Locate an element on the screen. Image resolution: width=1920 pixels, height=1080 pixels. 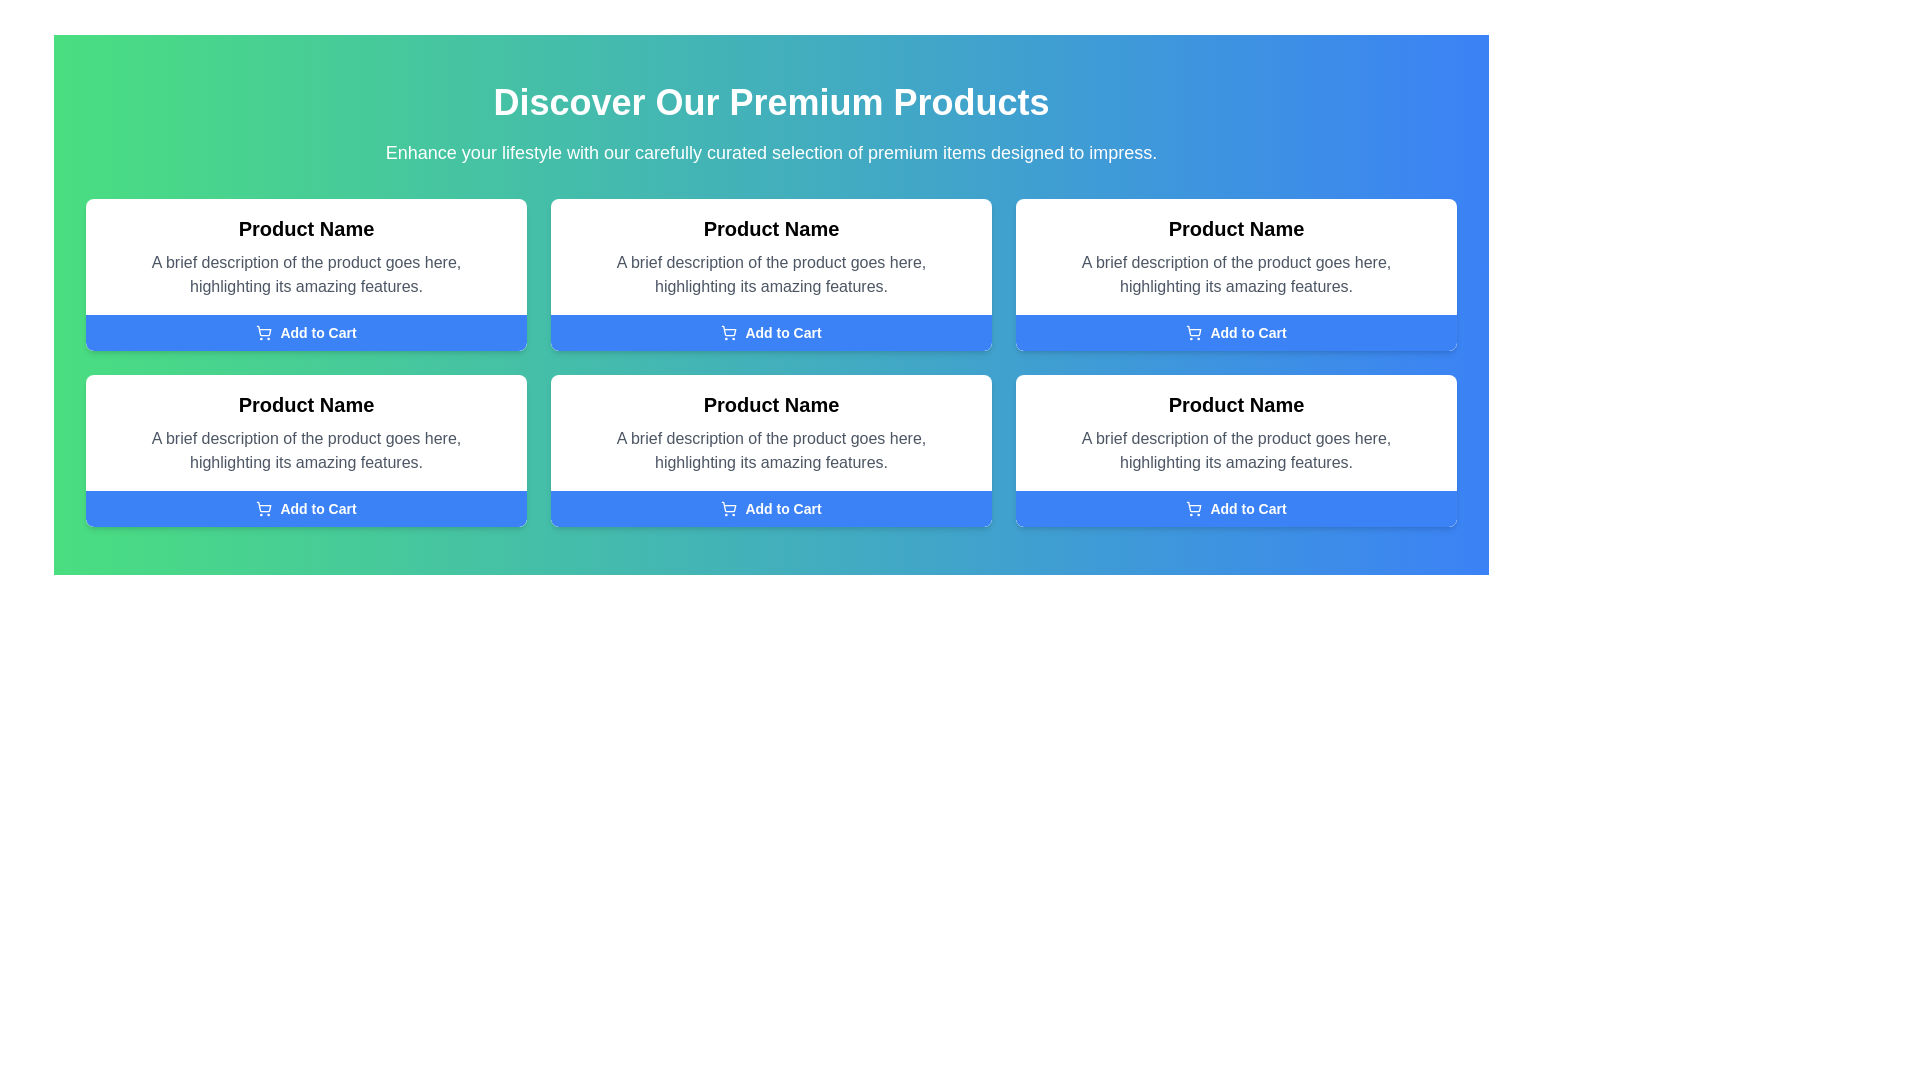
the bold text label titled 'Product Name' which is visually distinct in the product grid is located at coordinates (770, 227).